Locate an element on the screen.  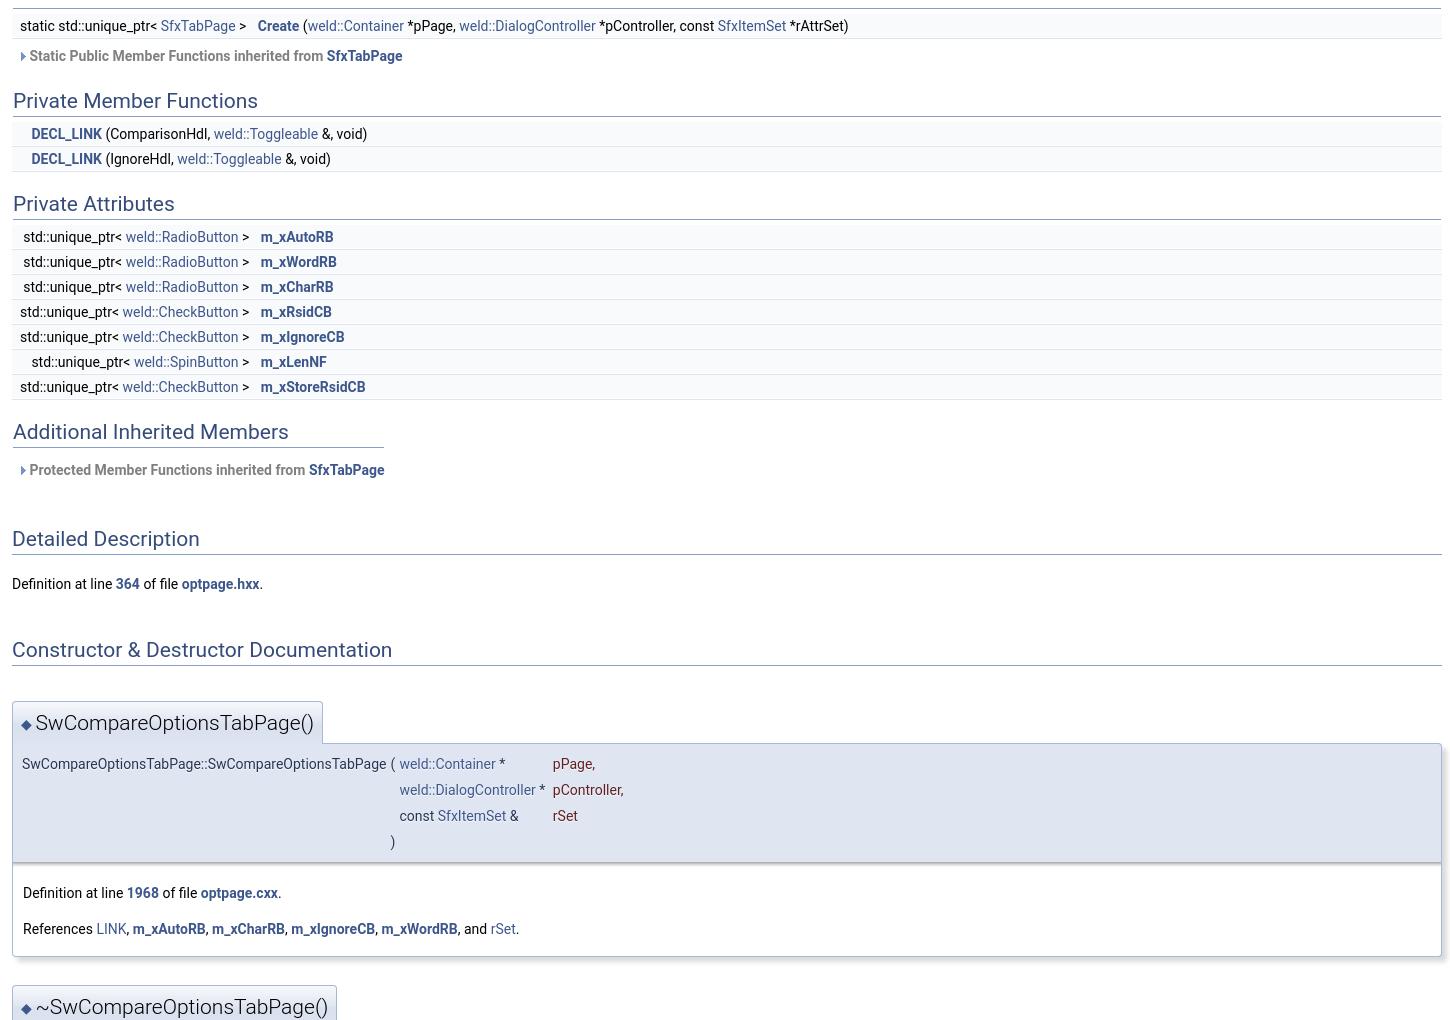
')' is located at coordinates (391, 842).